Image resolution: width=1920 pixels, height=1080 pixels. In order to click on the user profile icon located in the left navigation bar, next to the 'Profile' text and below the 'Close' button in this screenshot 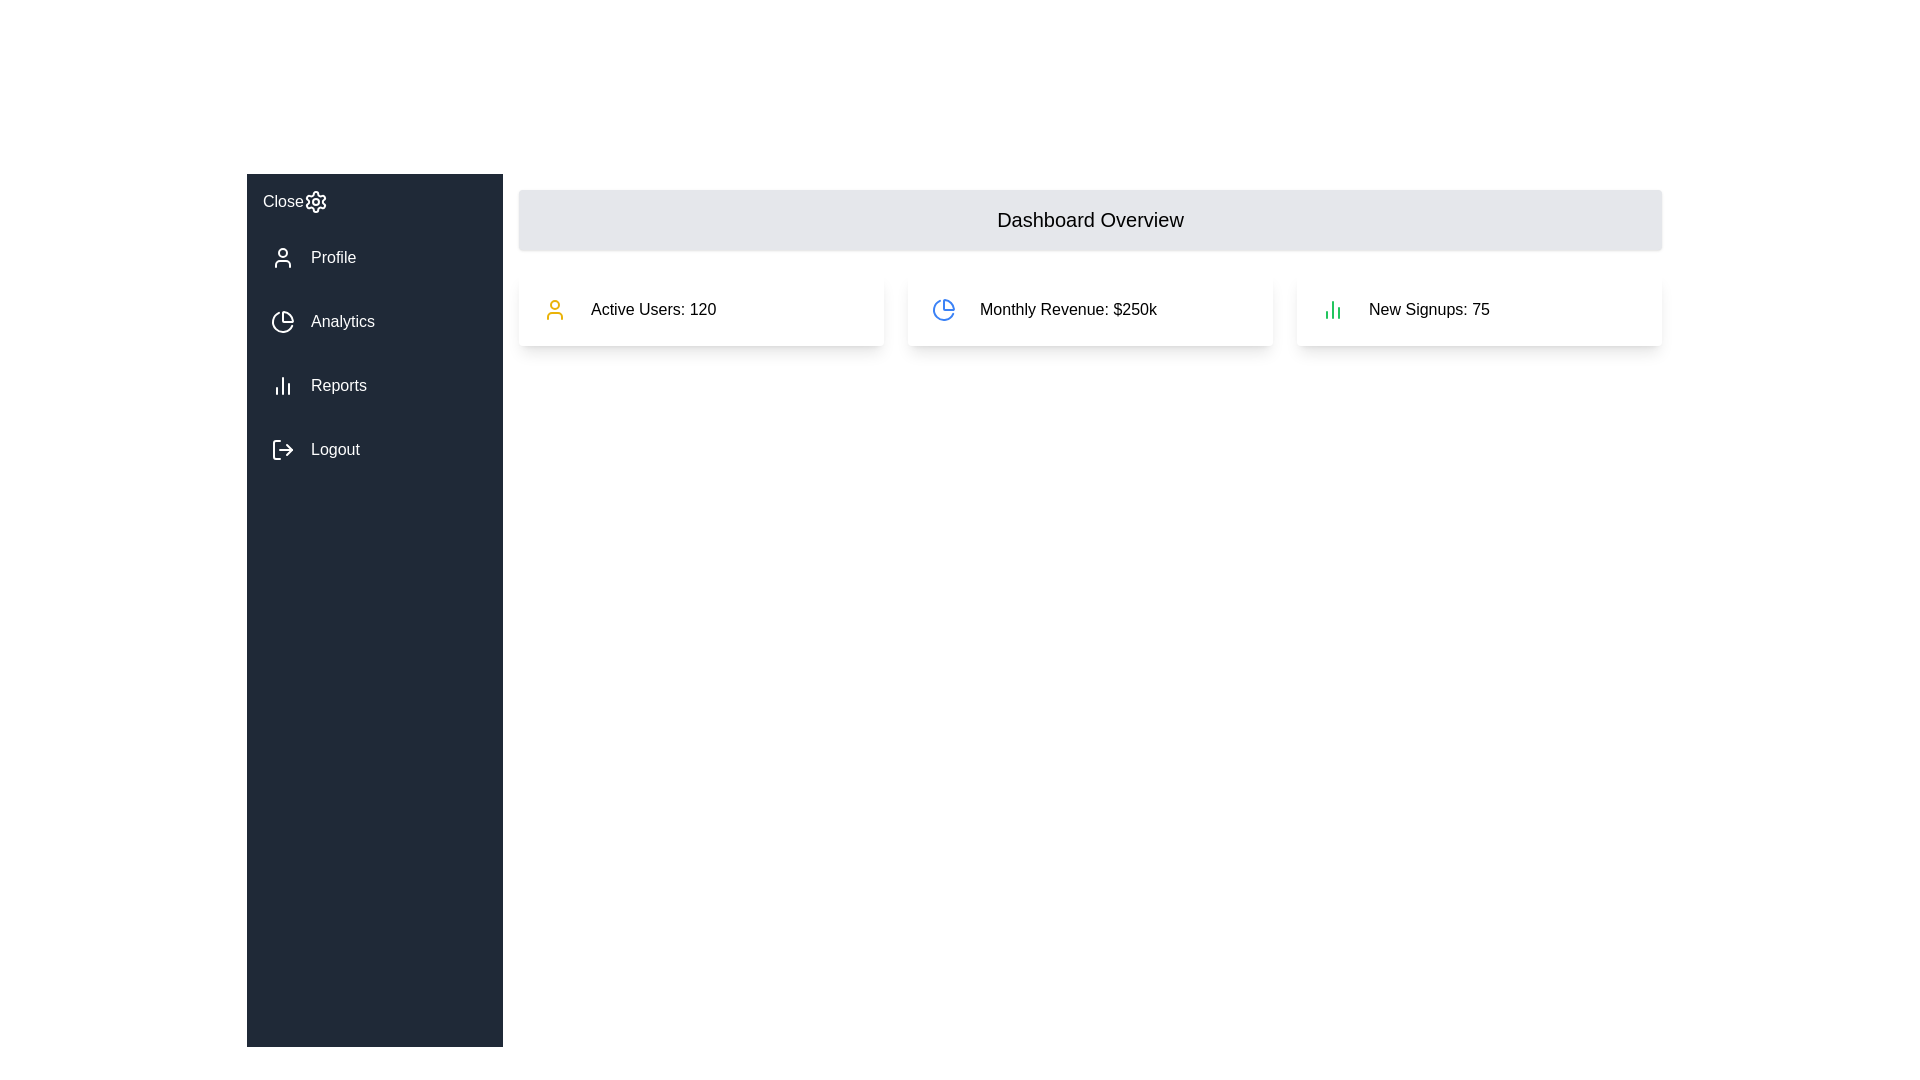, I will do `click(282, 257)`.